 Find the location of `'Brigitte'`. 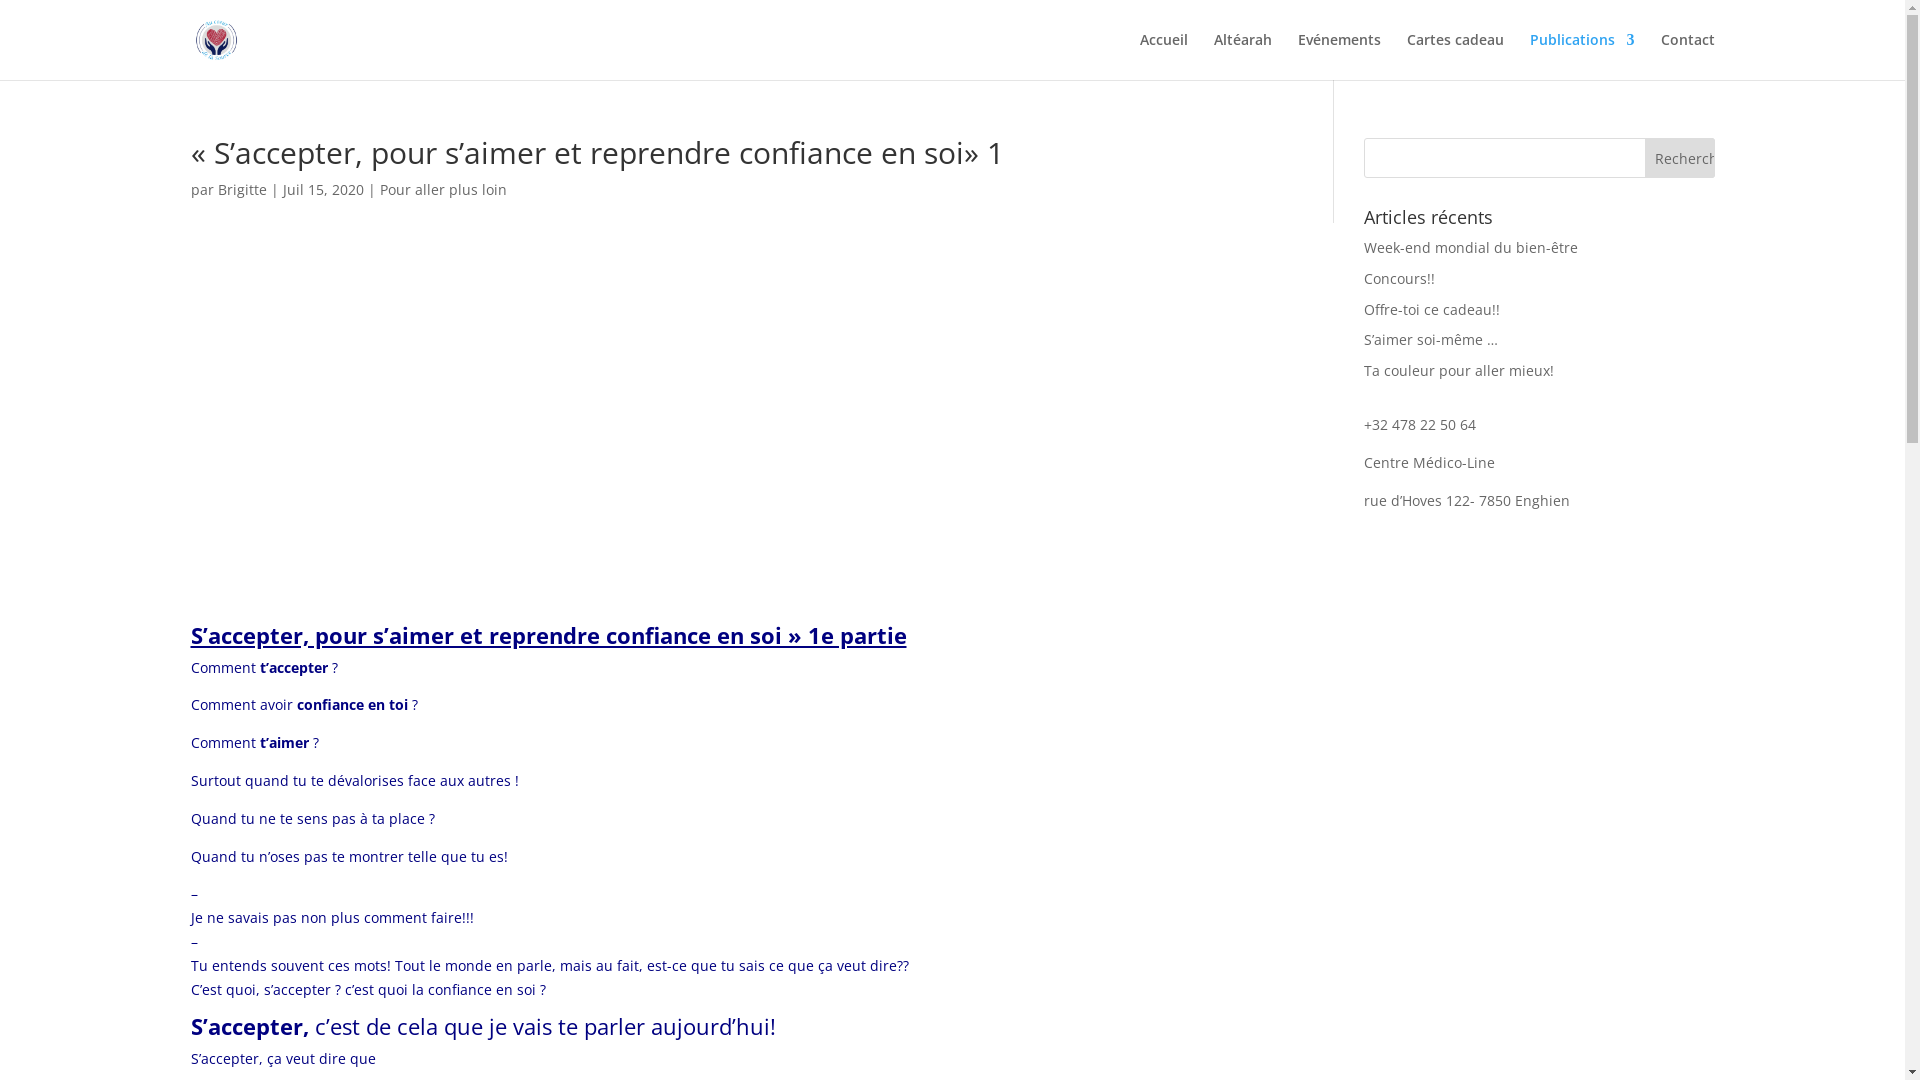

'Brigitte' is located at coordinates (241, 189).